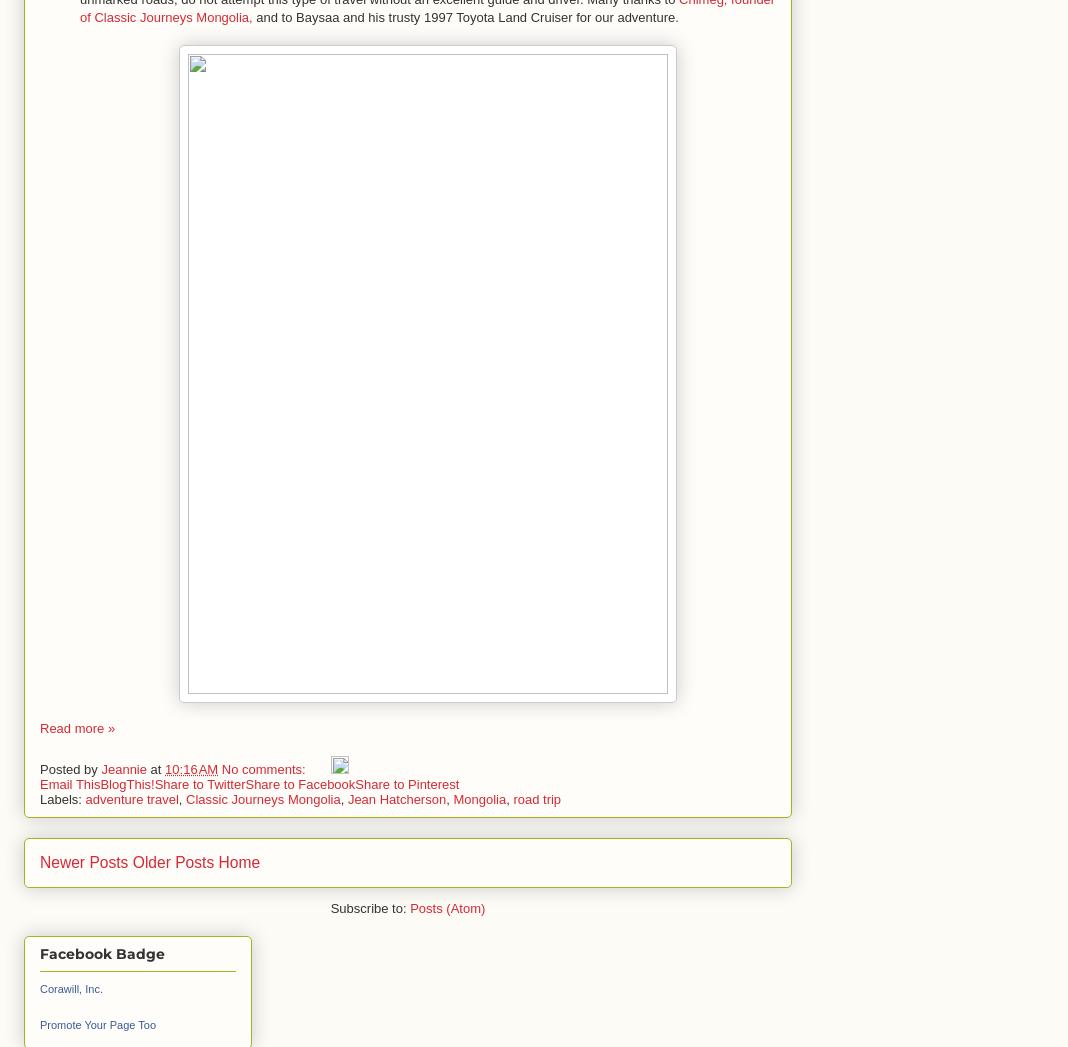 The width and height of the screenshot is (1068, 1047). I want to click on 'Newer Posts', so click(83, 860).